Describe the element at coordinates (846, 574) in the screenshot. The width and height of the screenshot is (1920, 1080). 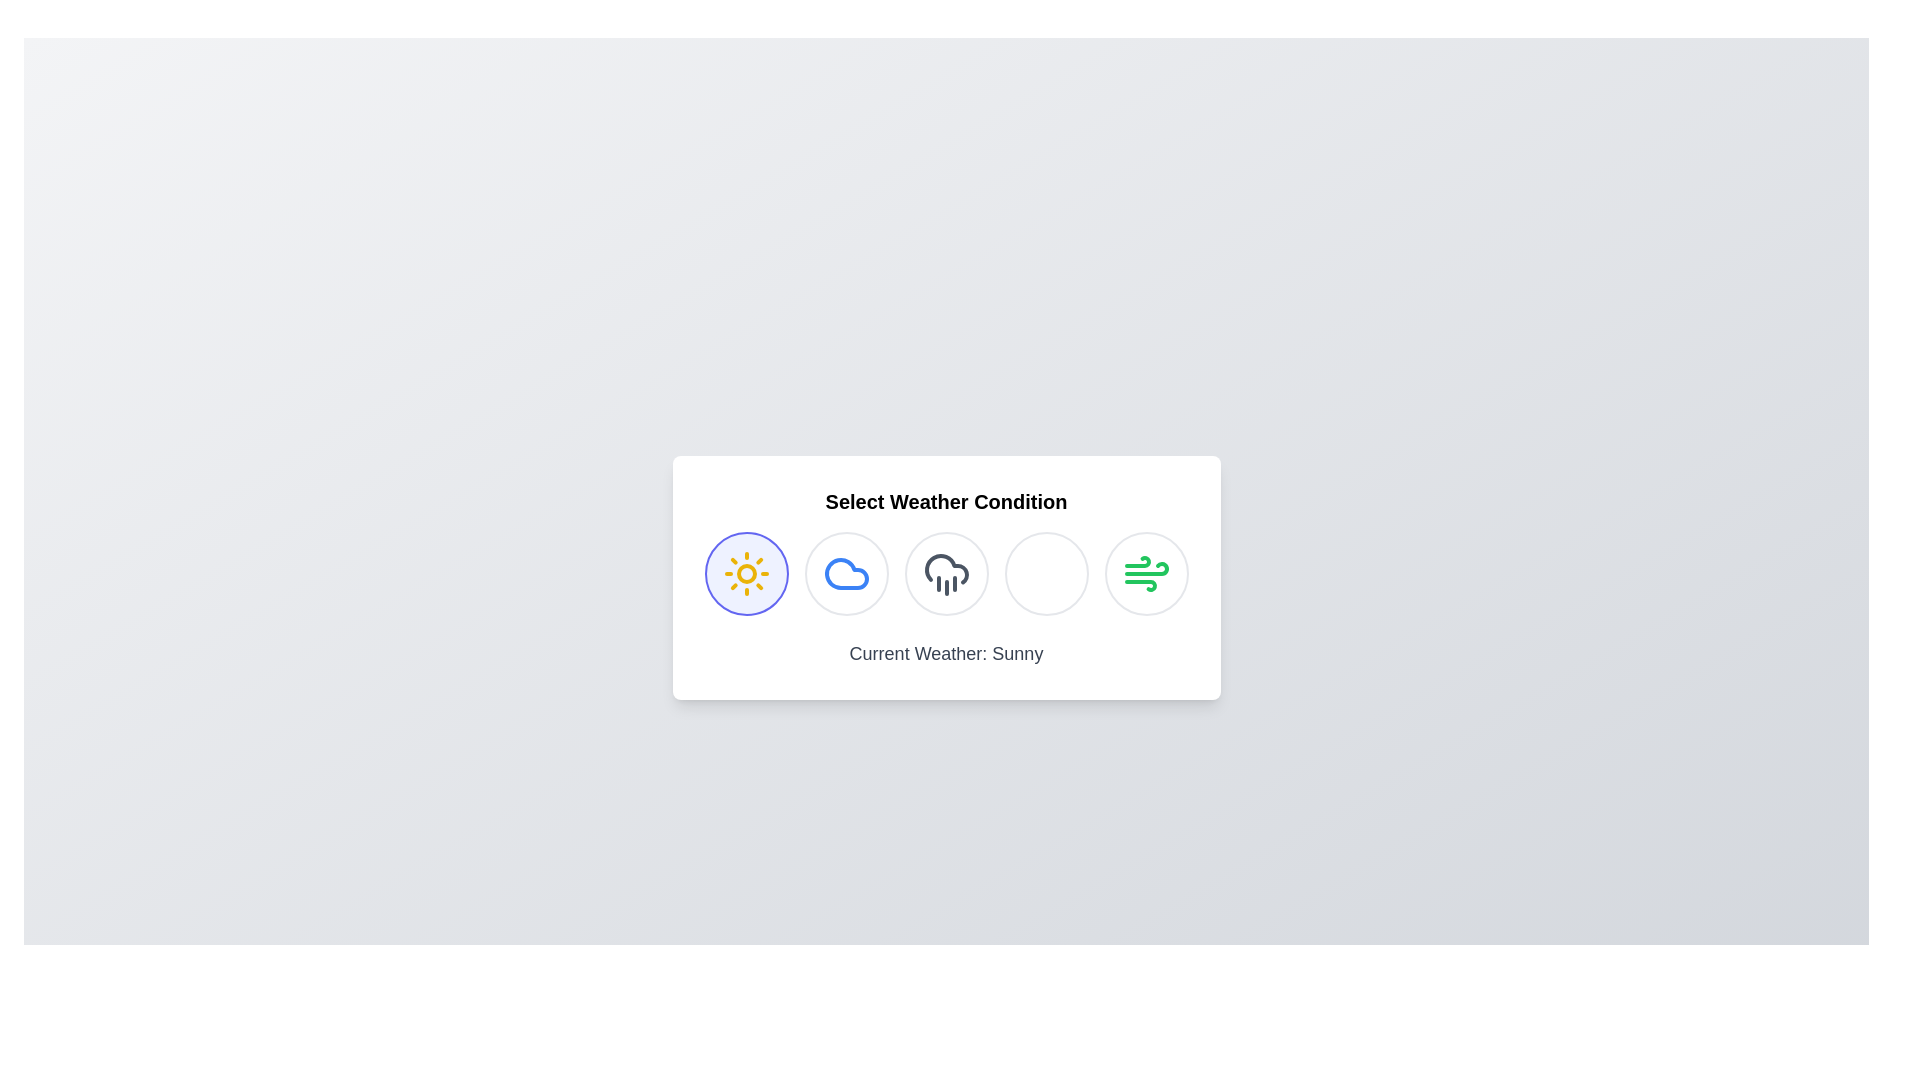
I see `the circular button with a blue cloud icon, which is the second in a row of weather icons` at that location.